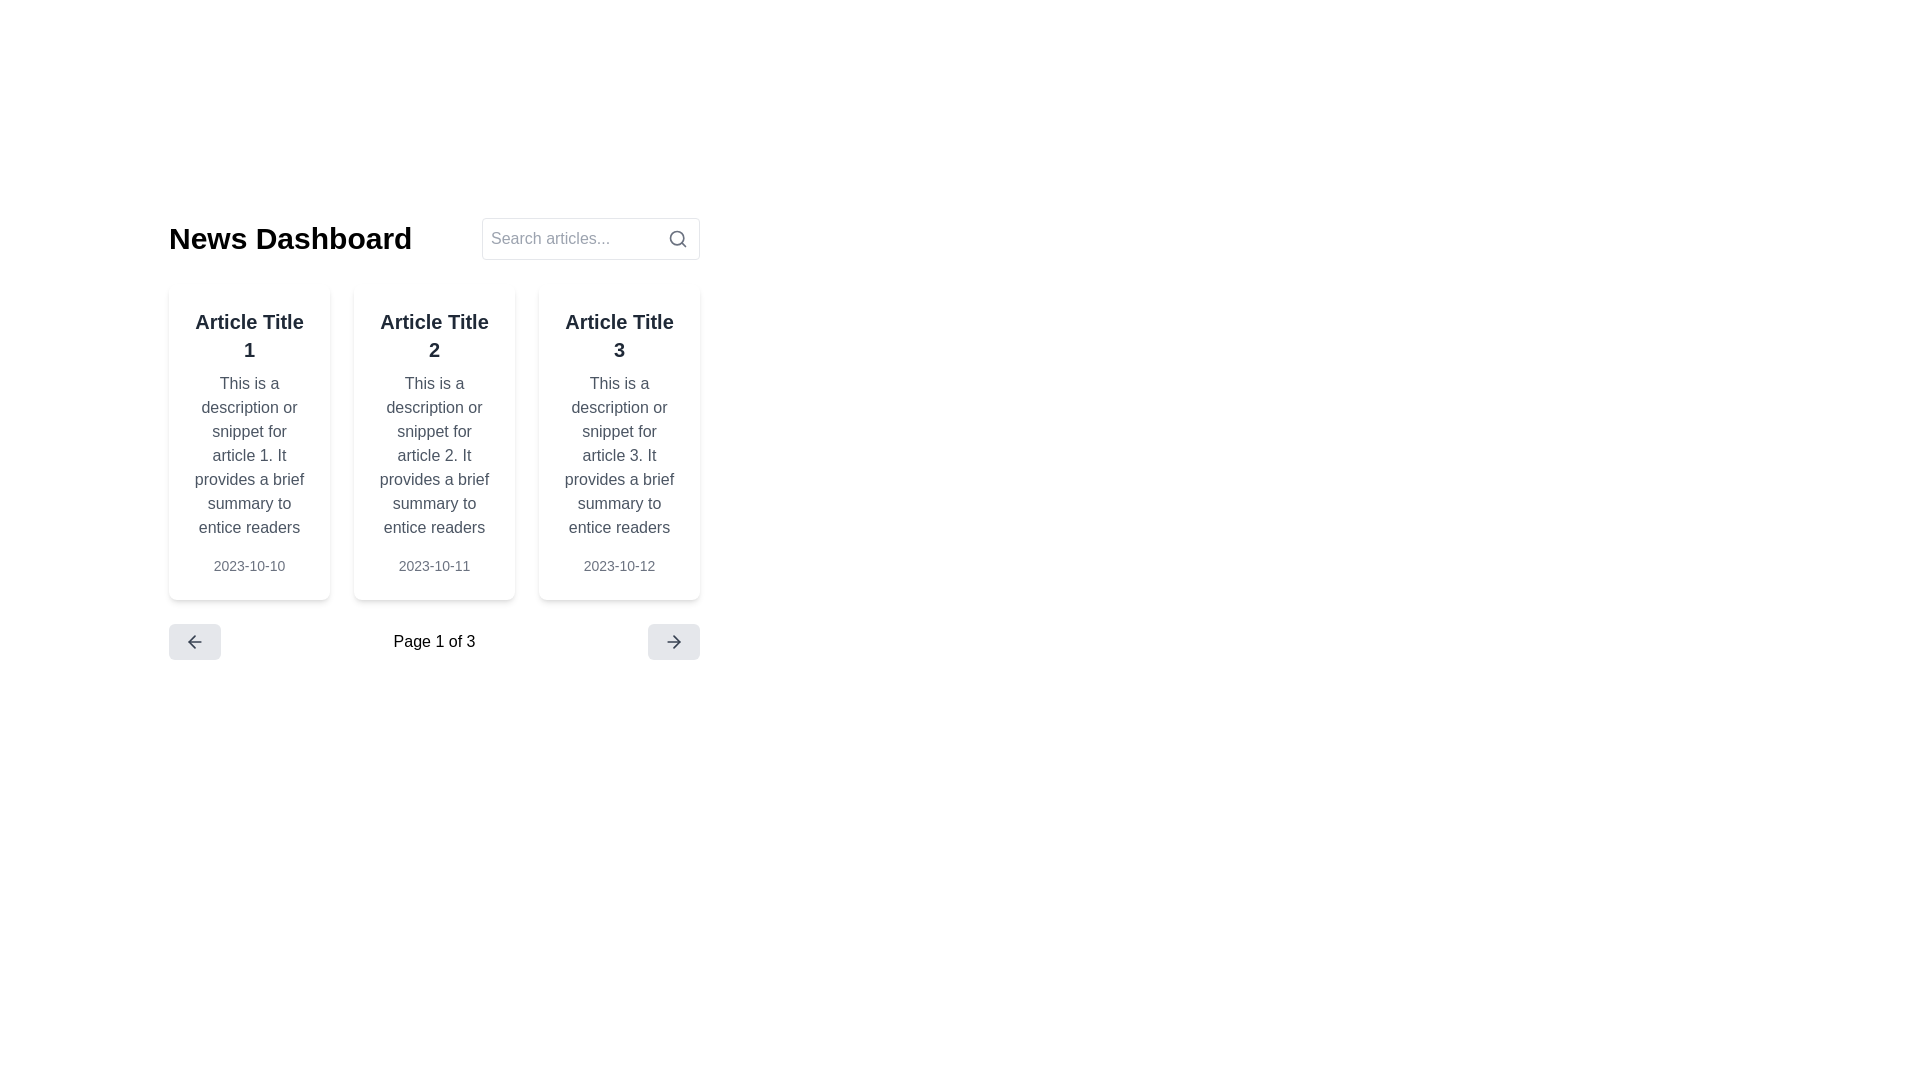  I want to click on the Heading text at the top of the leftmost card on the News Dashboard, so click(248, 334).